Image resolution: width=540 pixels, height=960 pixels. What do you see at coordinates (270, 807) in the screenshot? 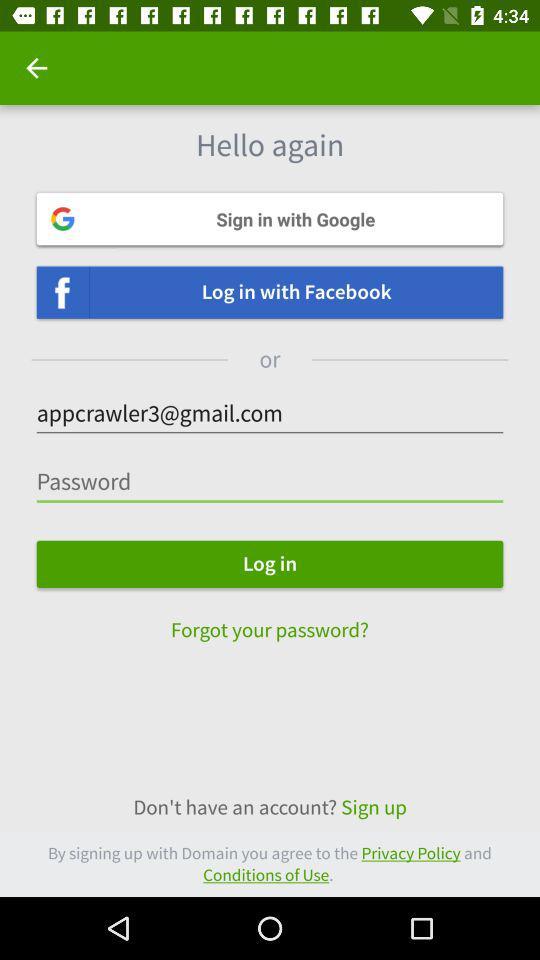
I see `don t have item` at bounding box center [270, 807].